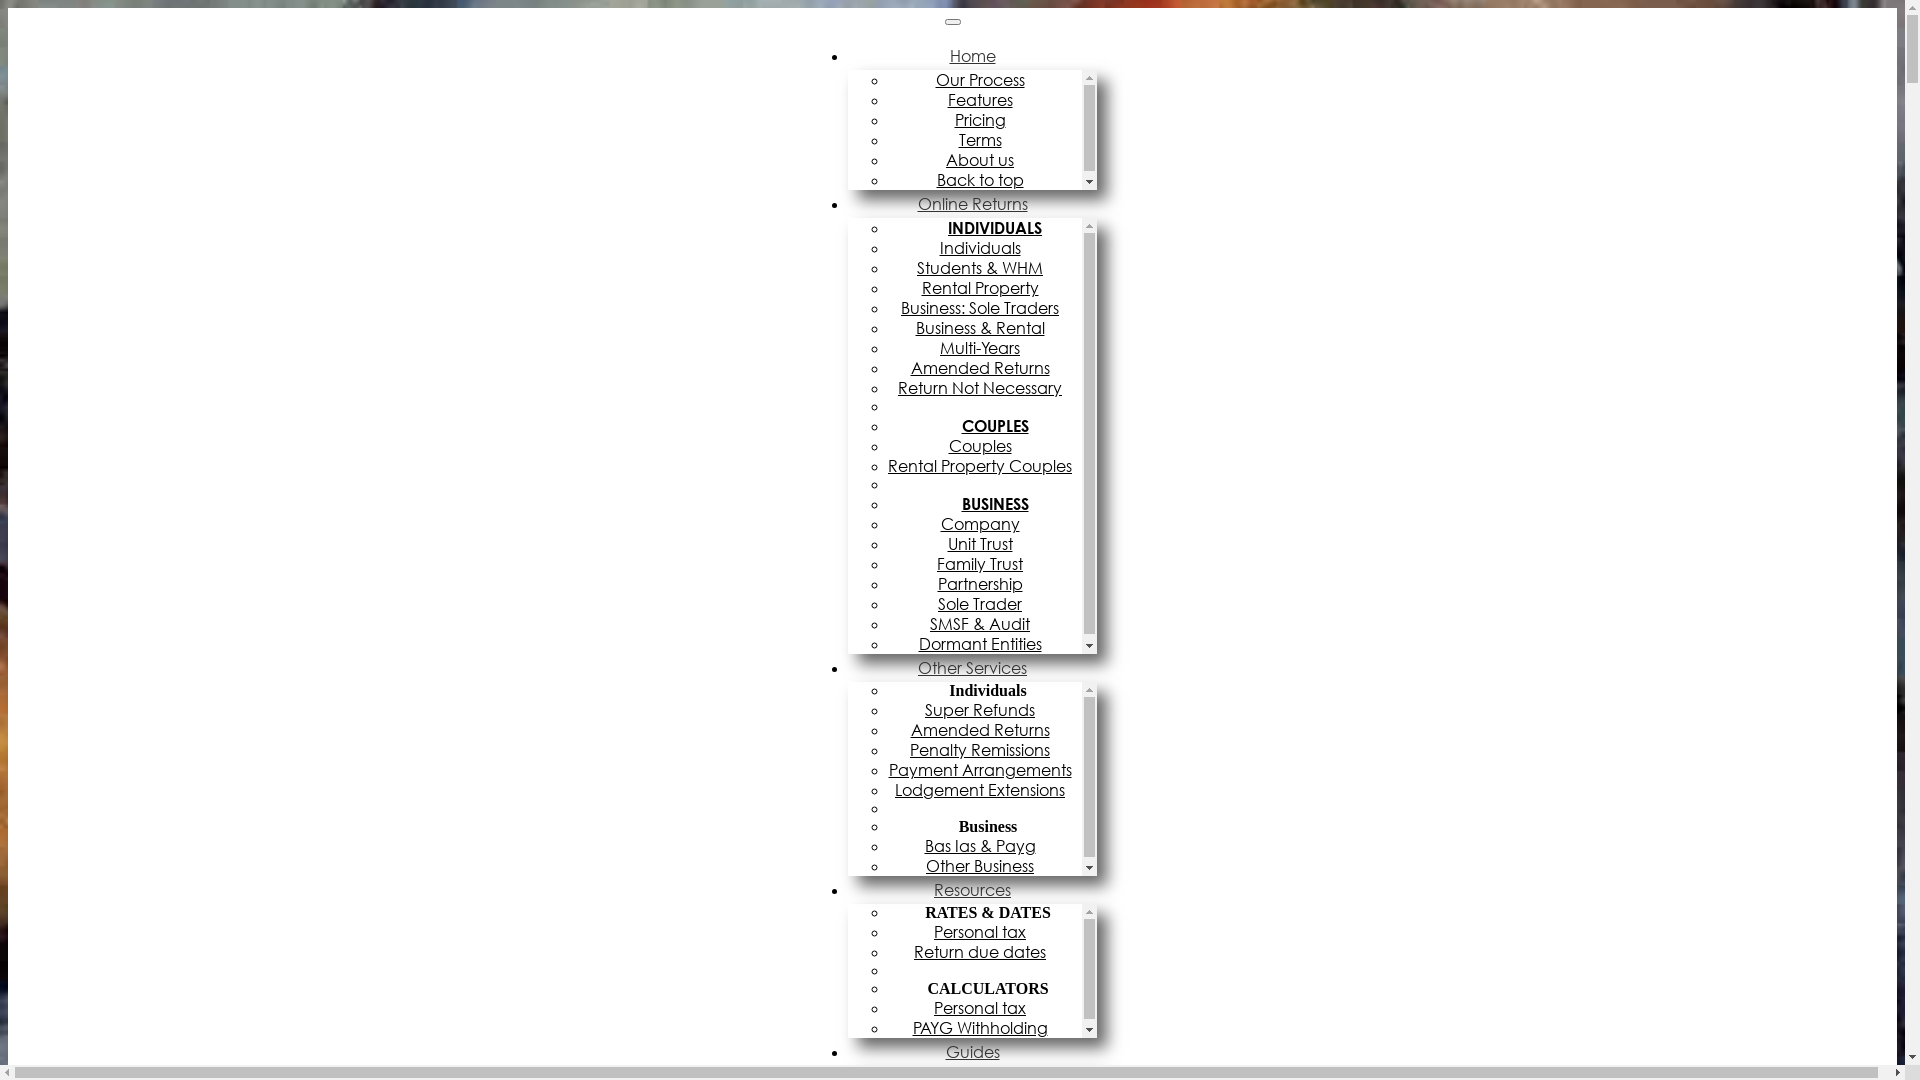  I want to click on 'Other Services', so click(972, 667).